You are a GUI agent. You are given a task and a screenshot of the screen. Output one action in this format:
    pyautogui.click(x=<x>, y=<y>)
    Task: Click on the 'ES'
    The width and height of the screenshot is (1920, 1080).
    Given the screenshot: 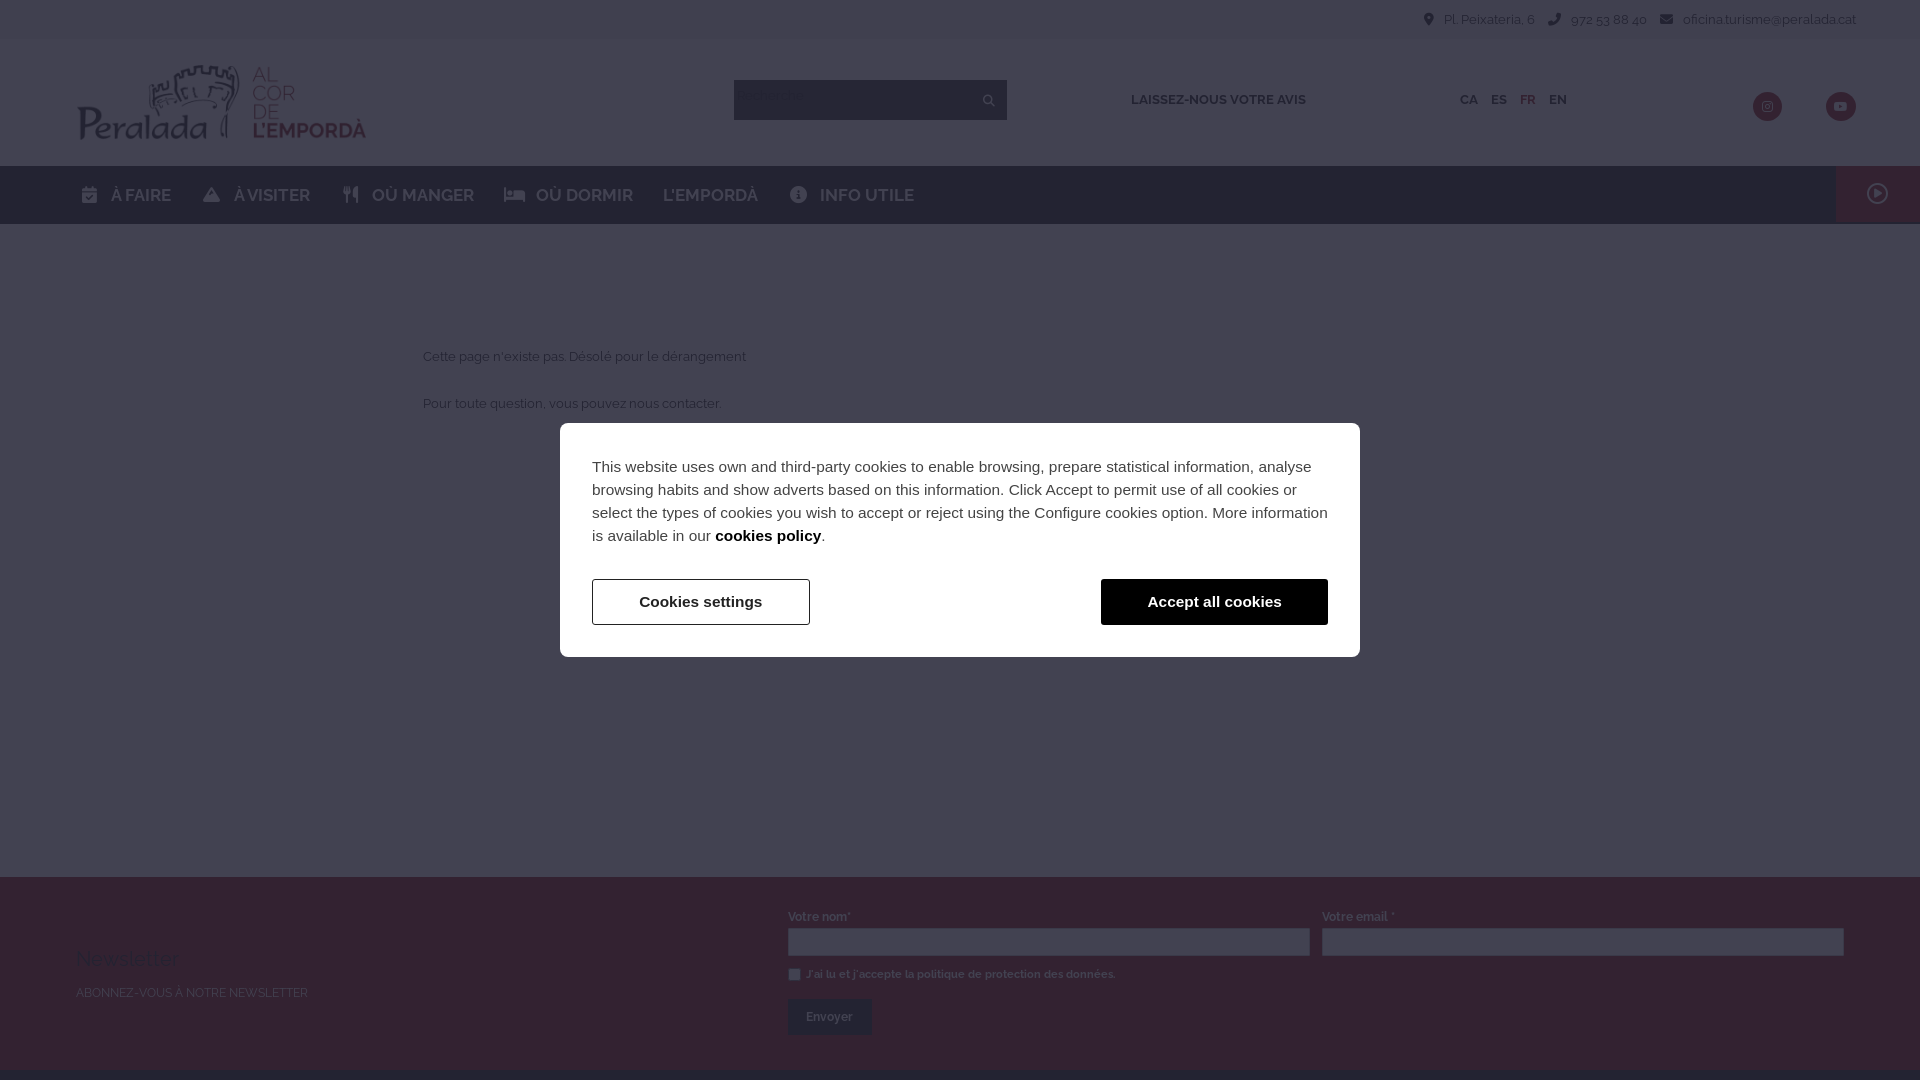 What is the action you would take?
    pyautogui.click(x=1498, y=99)
    